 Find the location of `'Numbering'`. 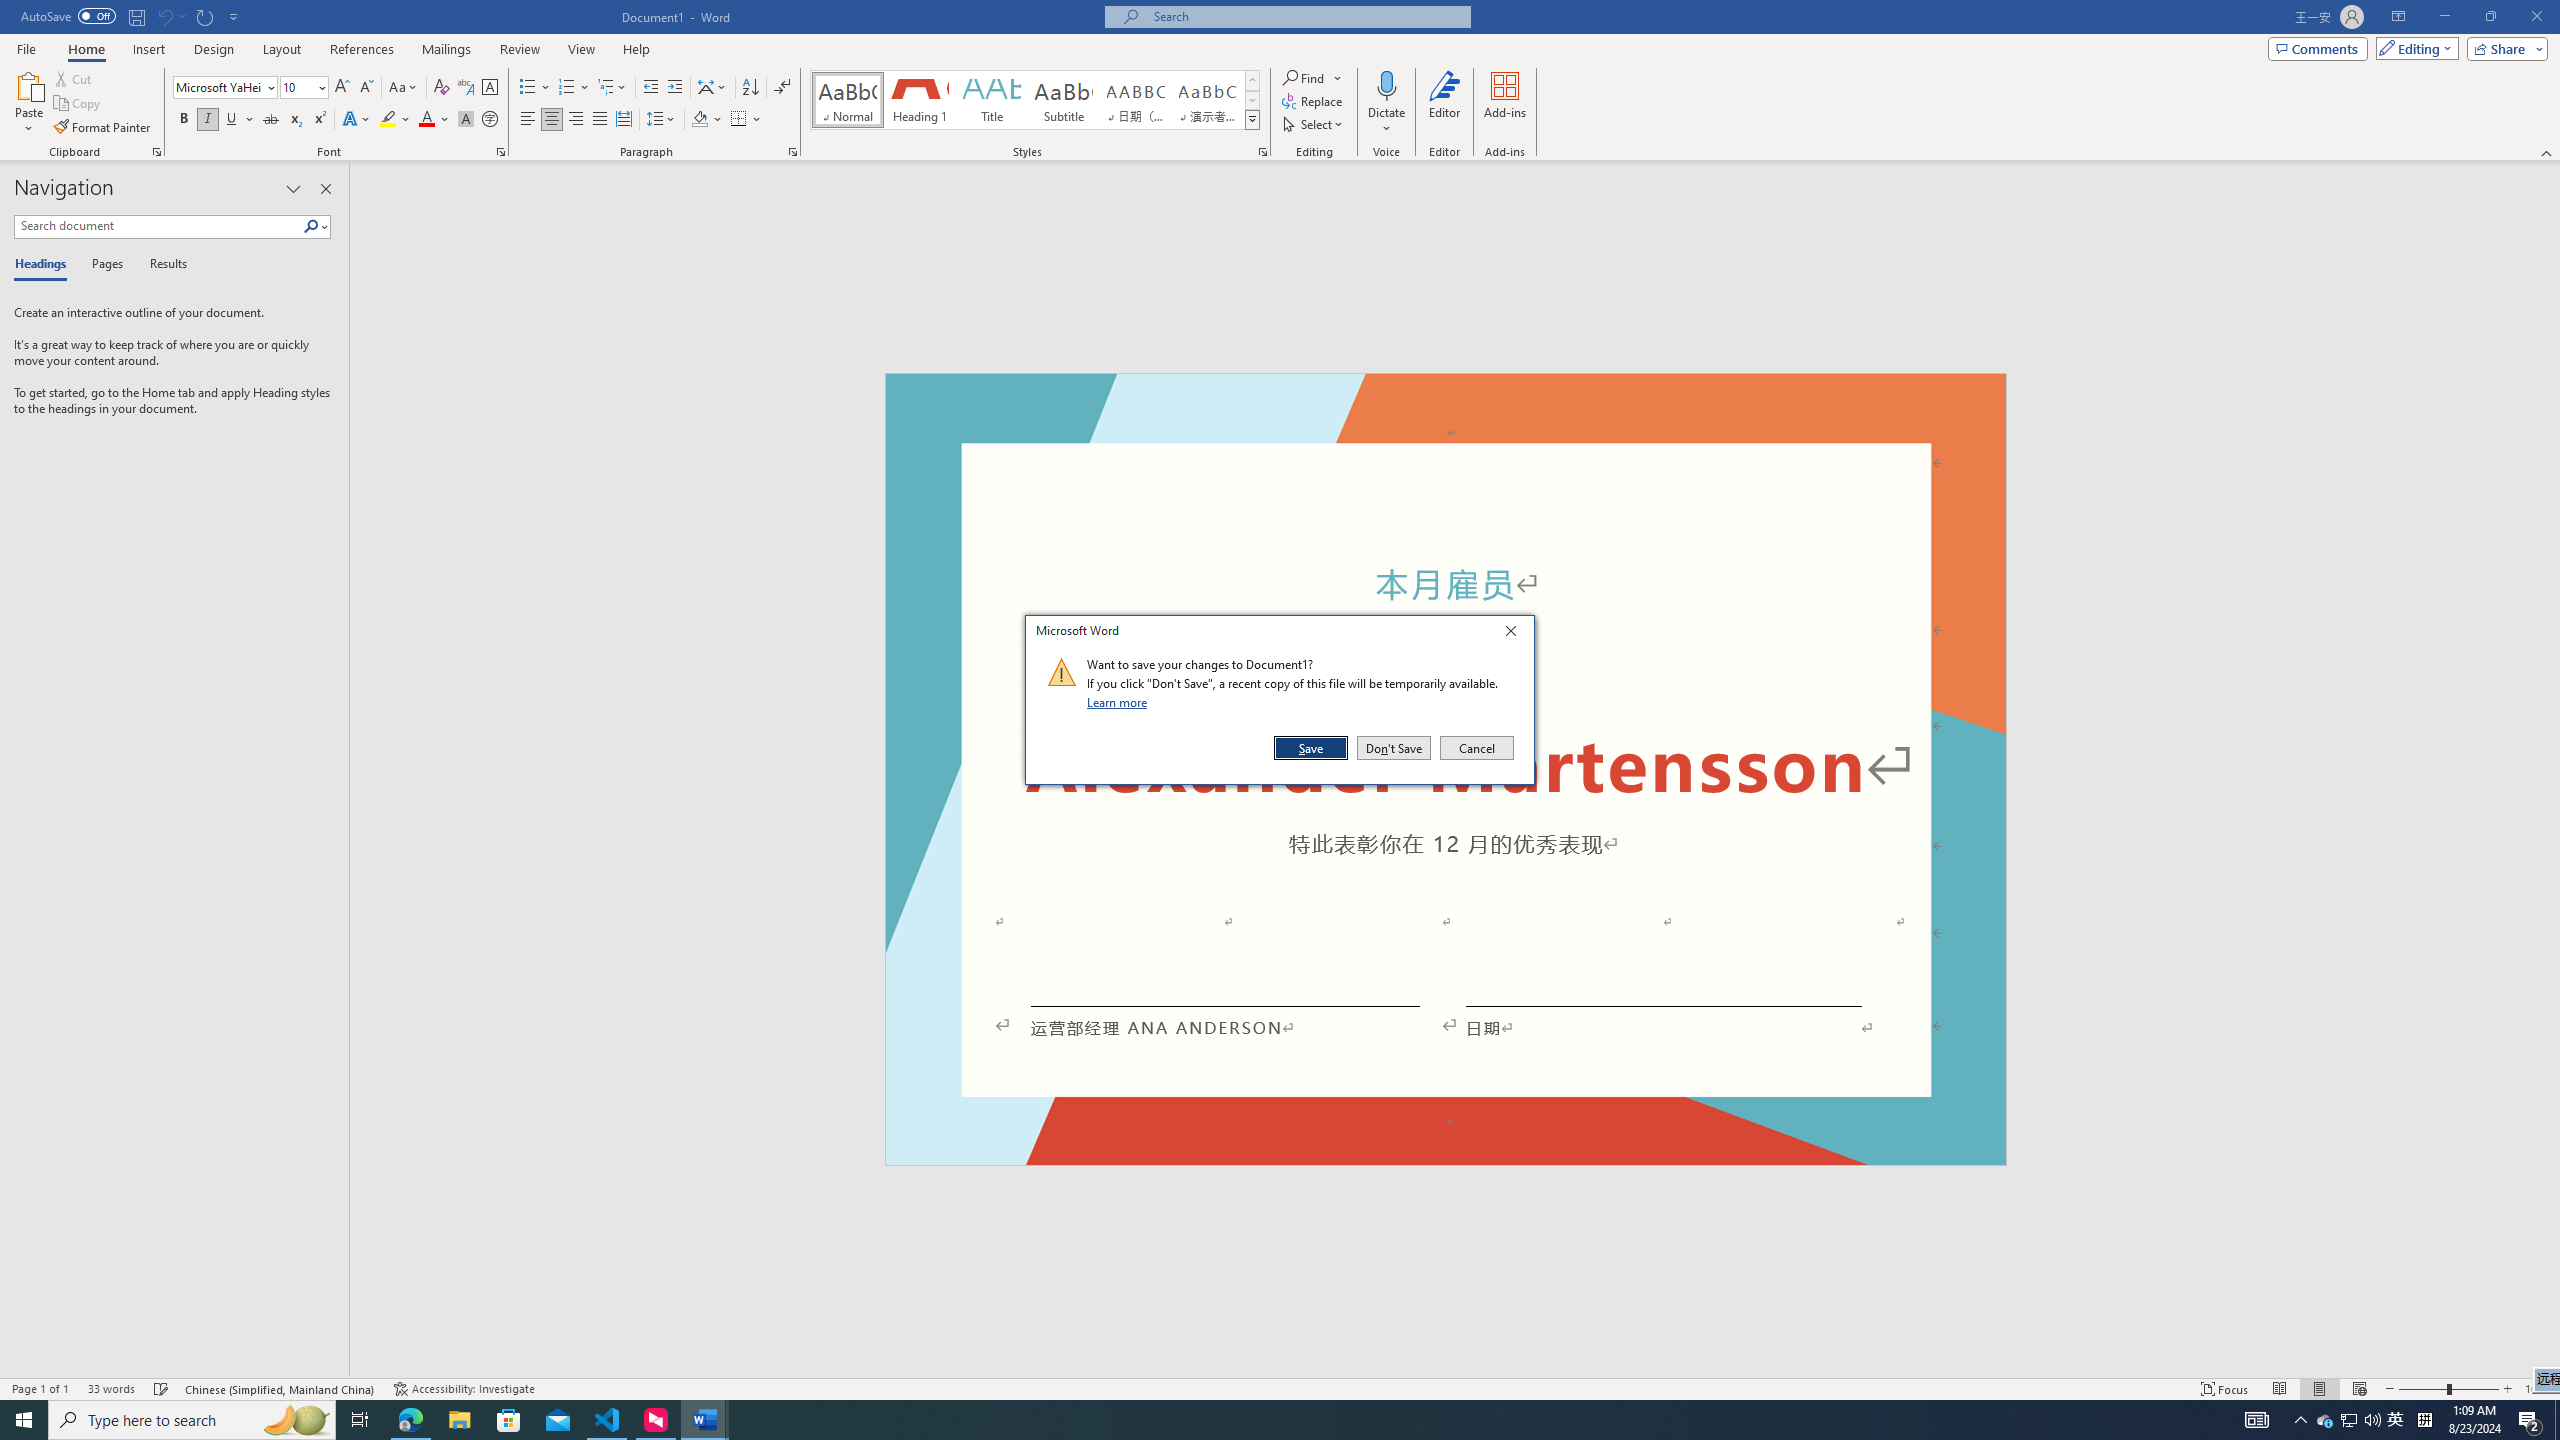

'Numbering' is located at coordinates (566, 87).